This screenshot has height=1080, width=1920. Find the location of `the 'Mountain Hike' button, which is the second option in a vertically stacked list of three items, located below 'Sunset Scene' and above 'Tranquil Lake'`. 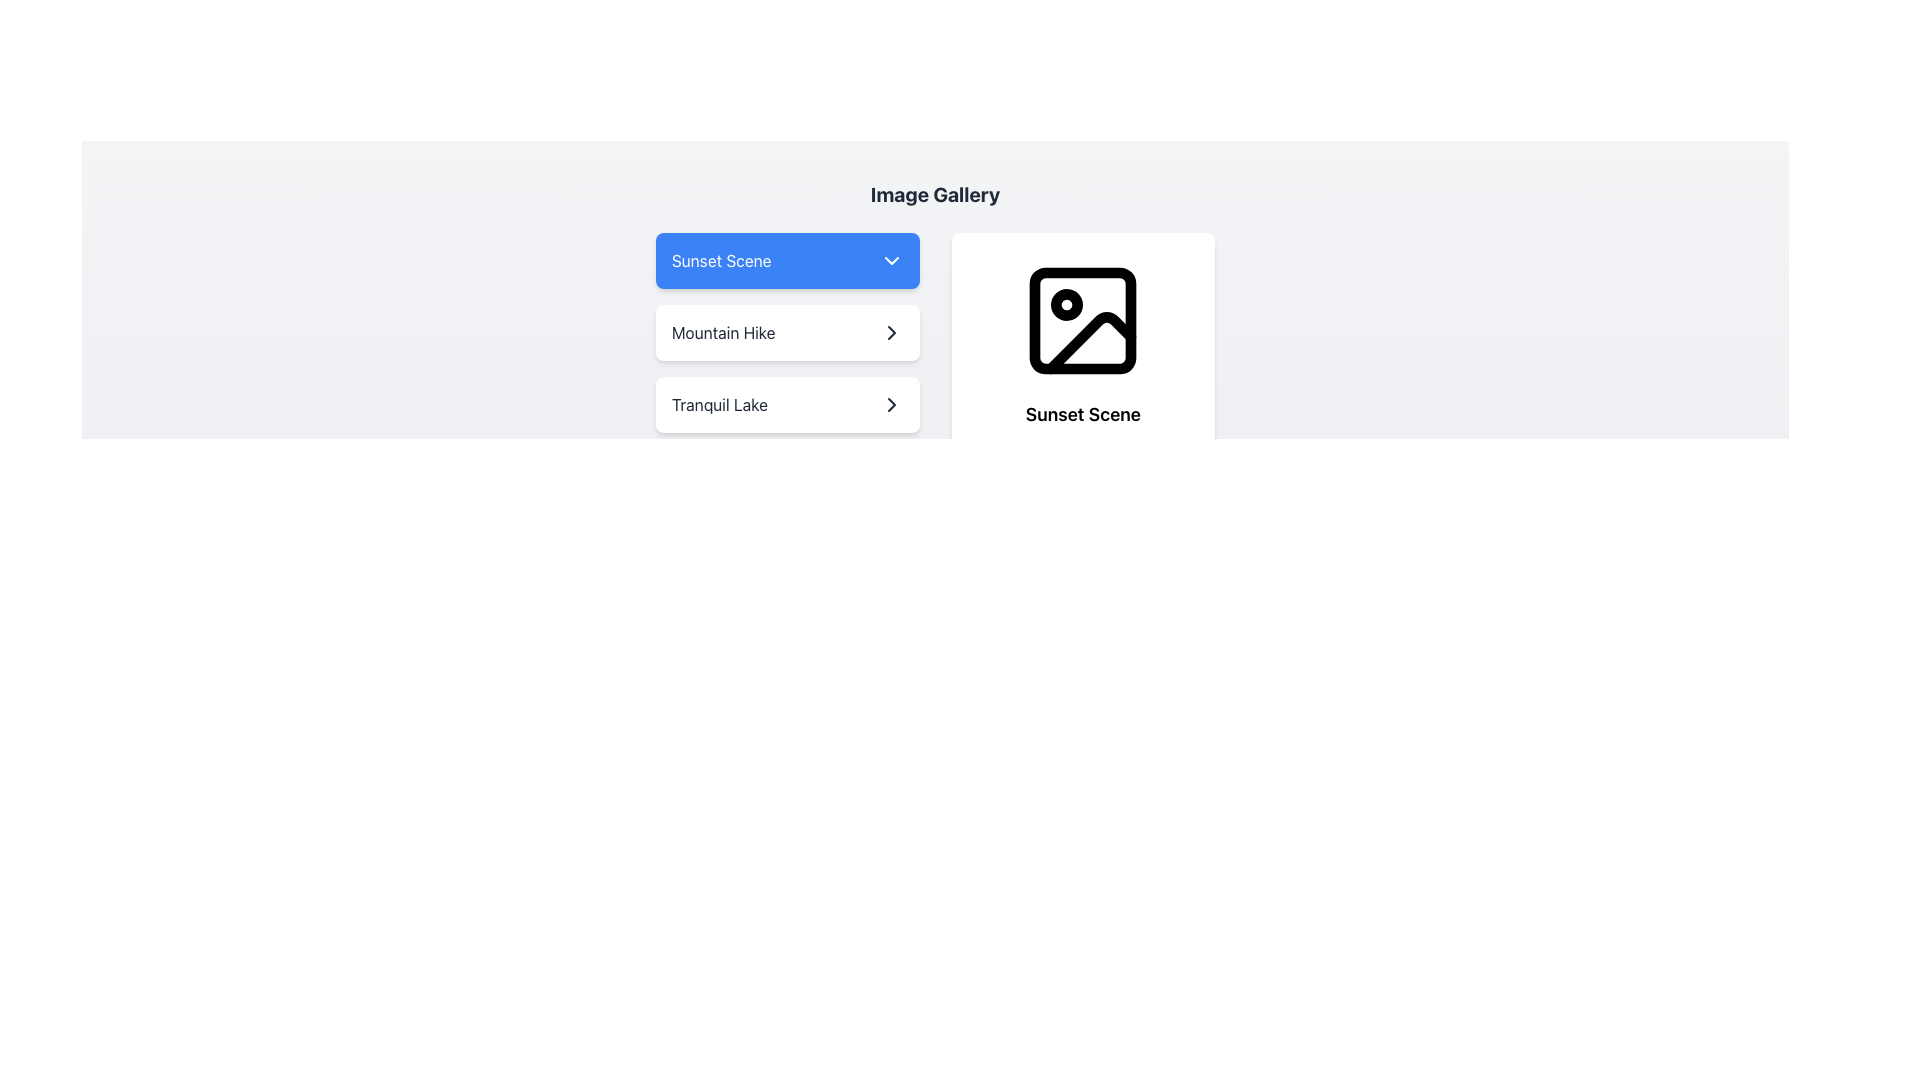

the 'Mountain Hike' button, which is the second option in a vertically stacked list of three items, located below 'Sunset Scene' and above 'Tranquil Lake' is located at coordinates (786, 331).